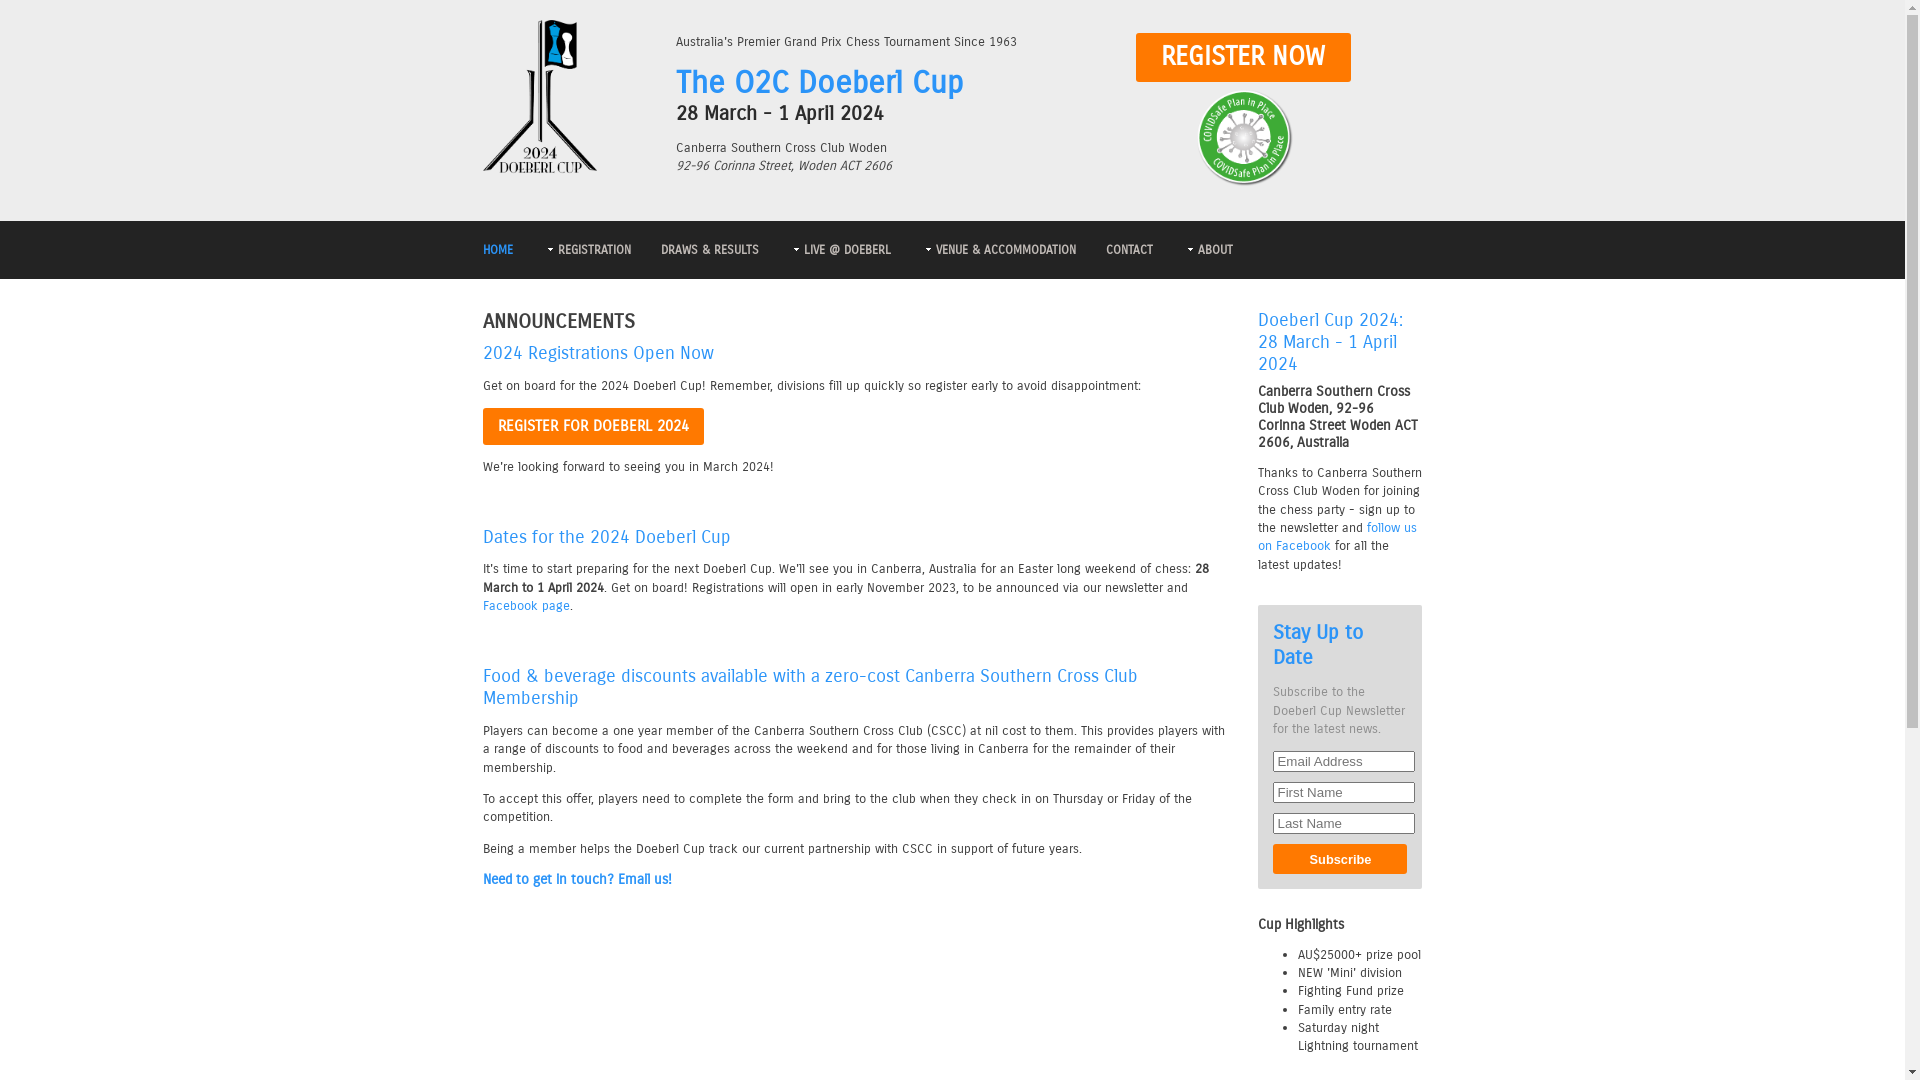 Image resolution: width=1920 pixels, height=1080 pixels. Describe the element at coordinates (919, 249) in the screenshot. I see `'VENUE & ACCOMMODATION'` at that location.